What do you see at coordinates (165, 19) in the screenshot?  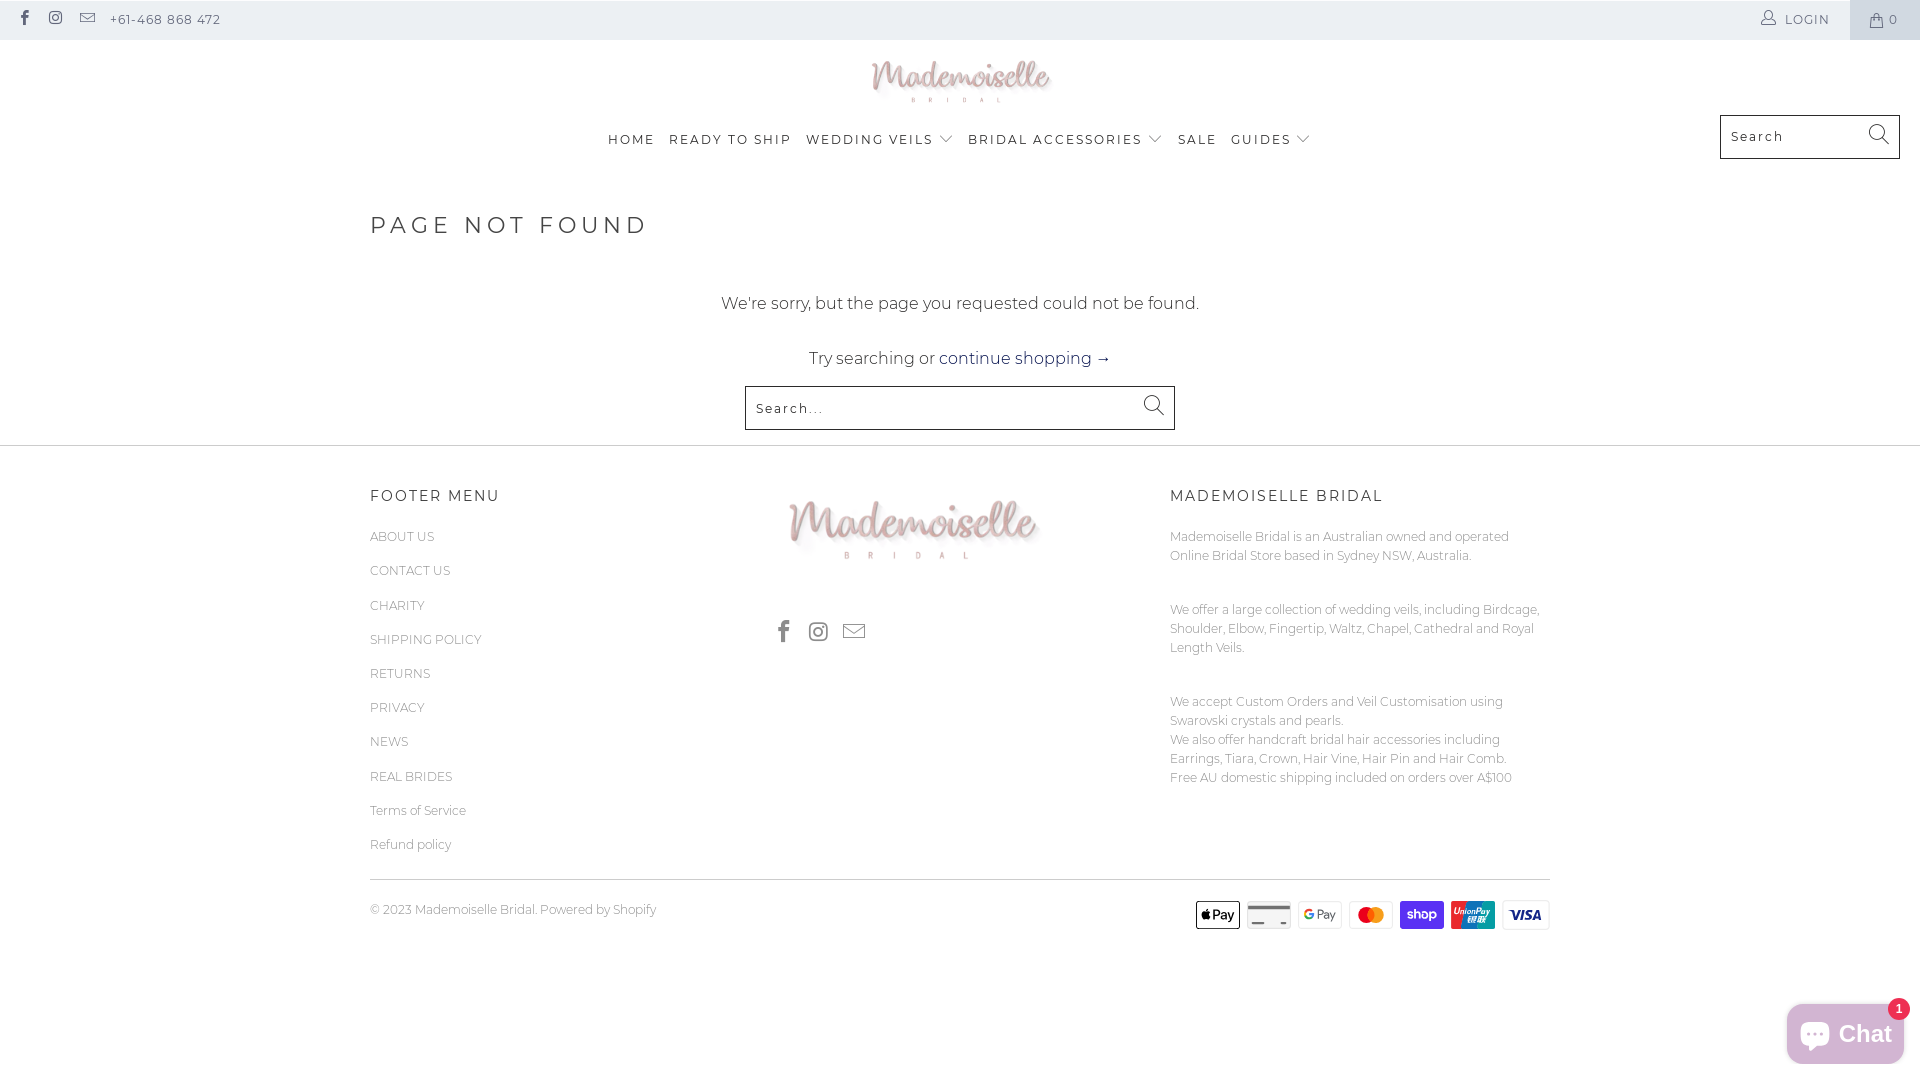 I see `'+61-468 868 472'` at bounding box center [165, 19].